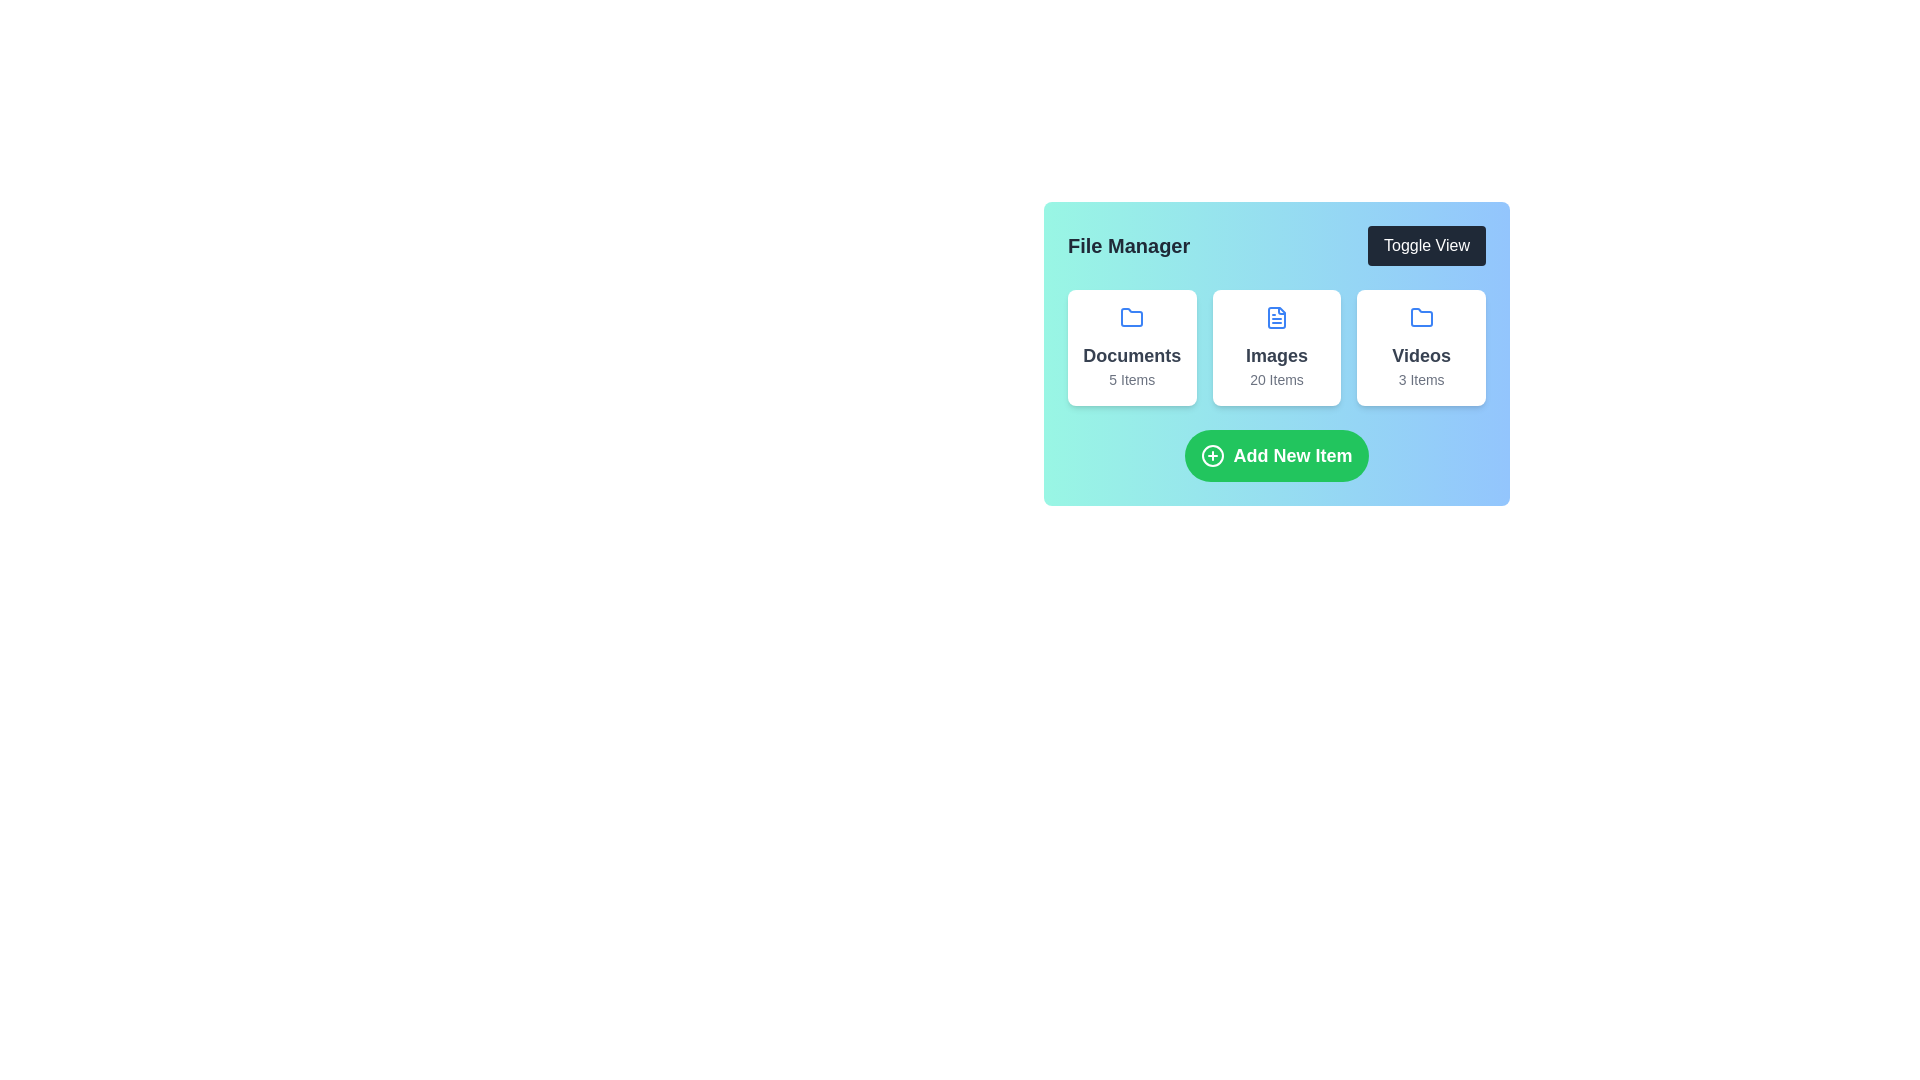  Describe the element at coordinates (1420, 316) in the screenshot. I see `the blue folder icon located in the 'Videos' category of the file manager interface` at that location.